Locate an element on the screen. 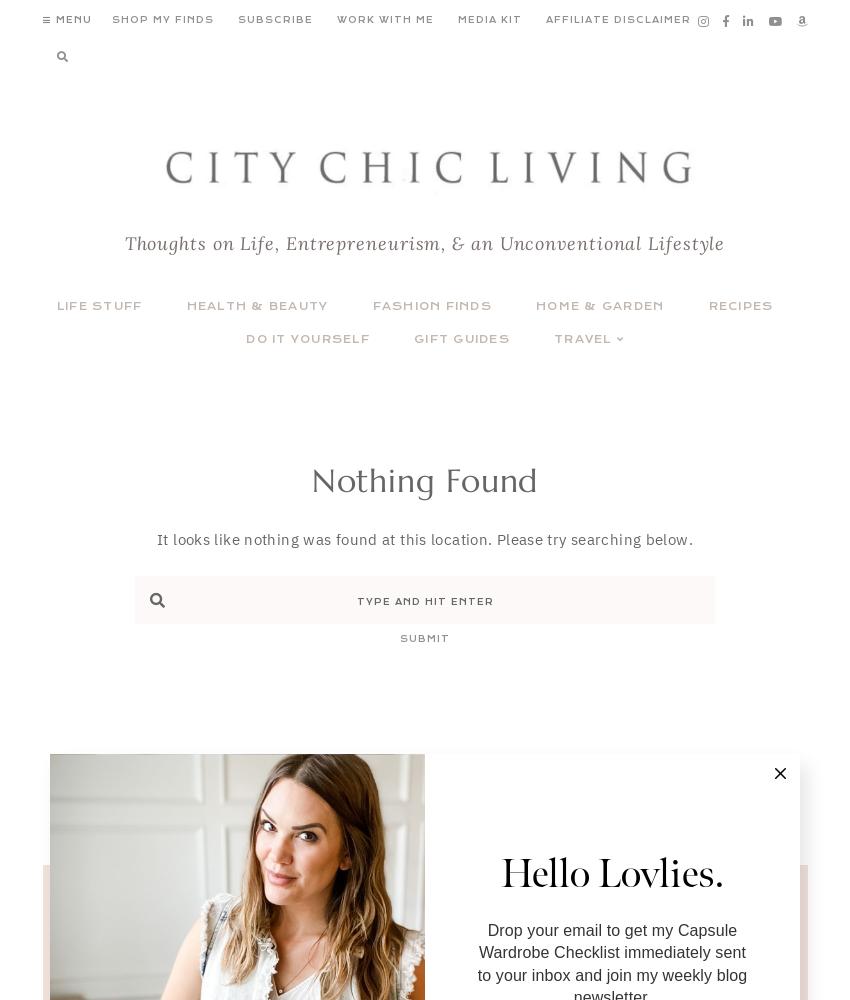 The image size is (850, 1000). 'Subscribe' is located at coordinates (236, 20).